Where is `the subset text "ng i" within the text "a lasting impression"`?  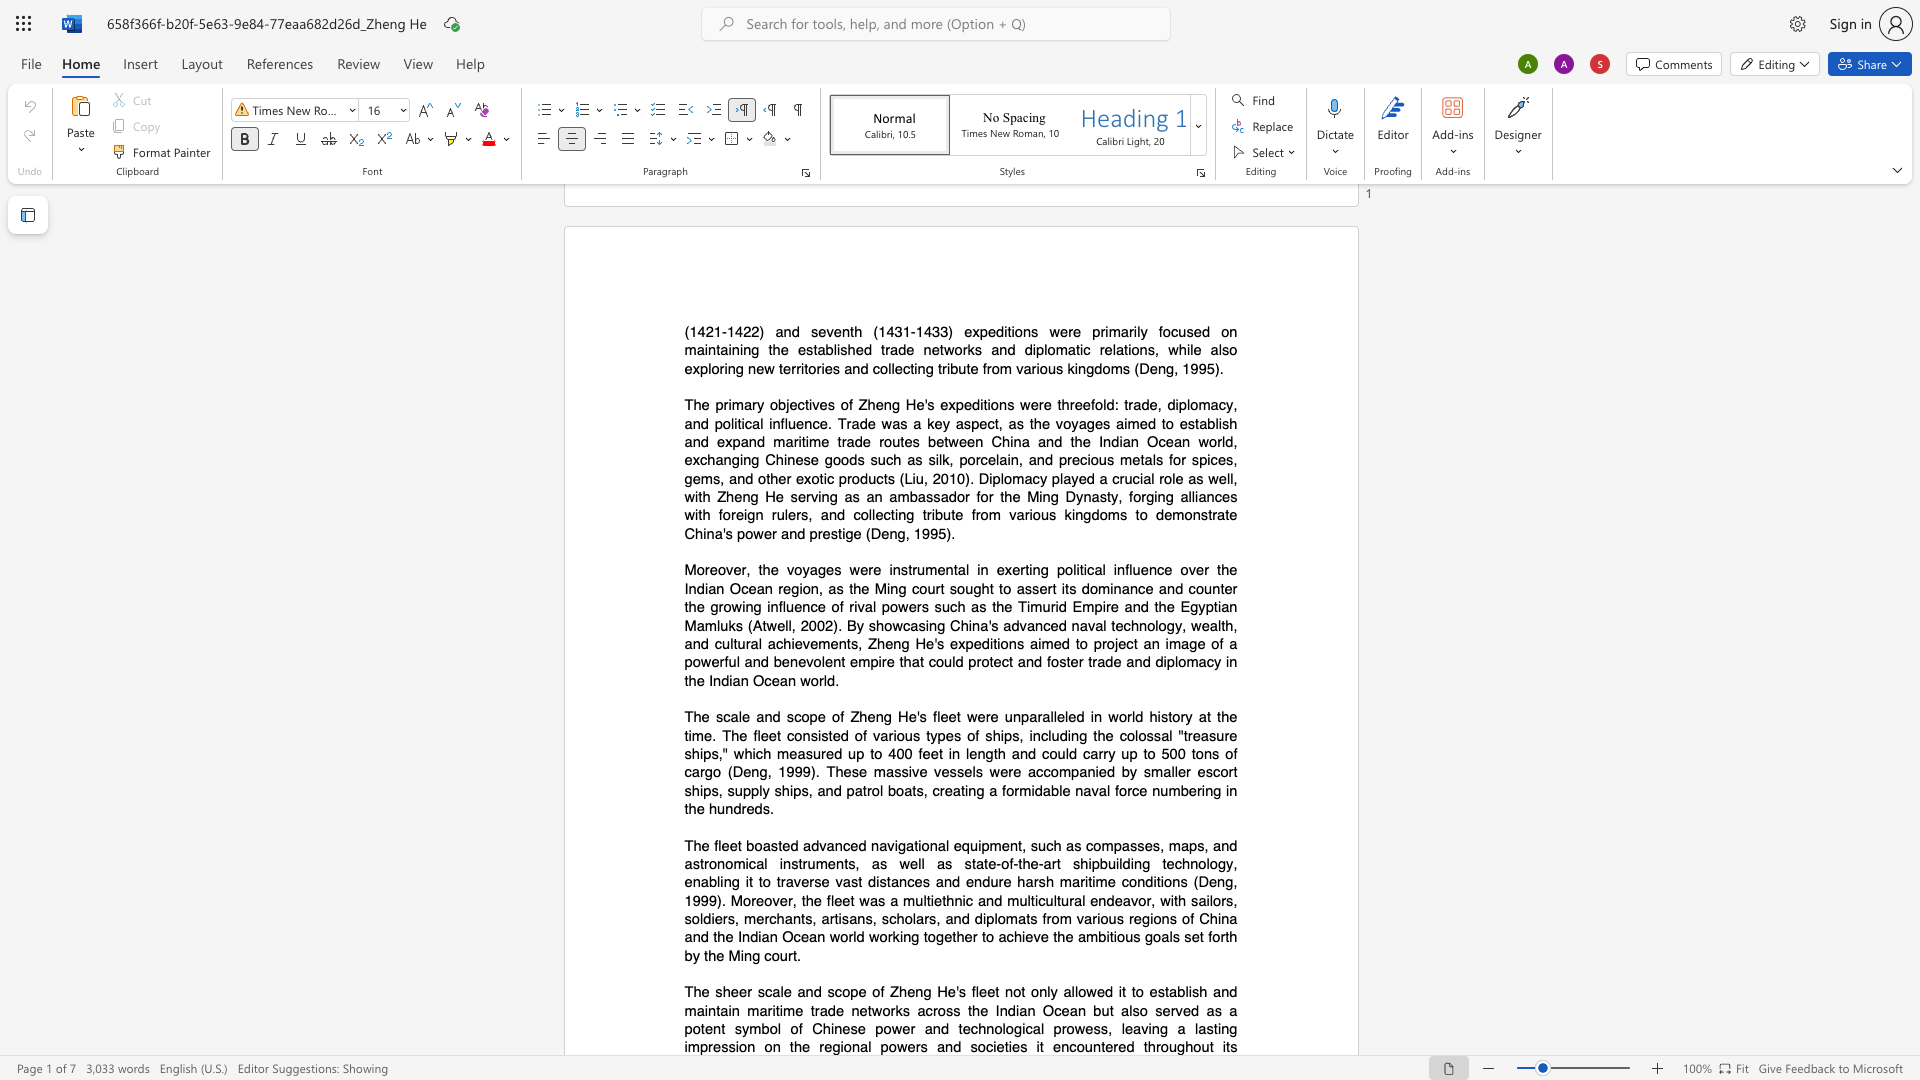 the subset text "ng i" within the text "a lasting impression" is located at coordinates (1220, 1029).